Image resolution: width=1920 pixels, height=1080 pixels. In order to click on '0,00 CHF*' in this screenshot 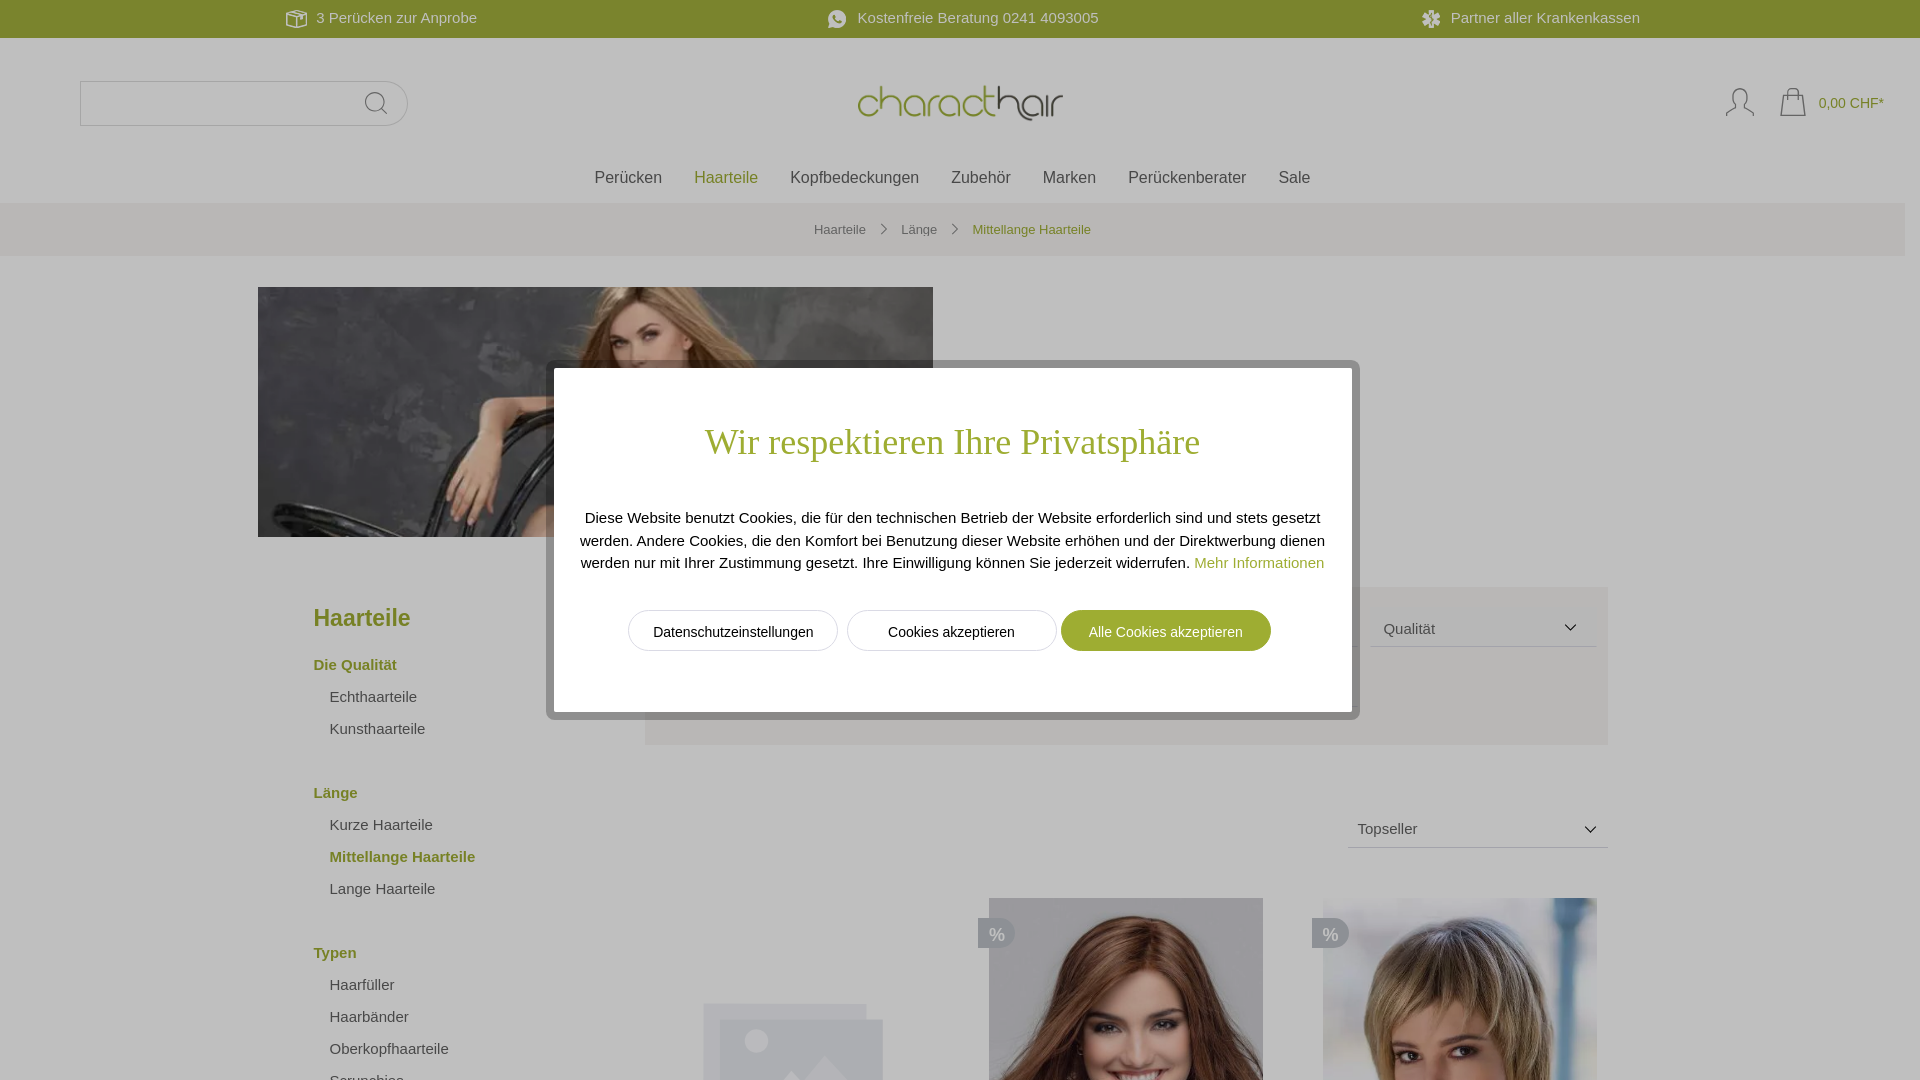, I will do `click(1831, 104)`.